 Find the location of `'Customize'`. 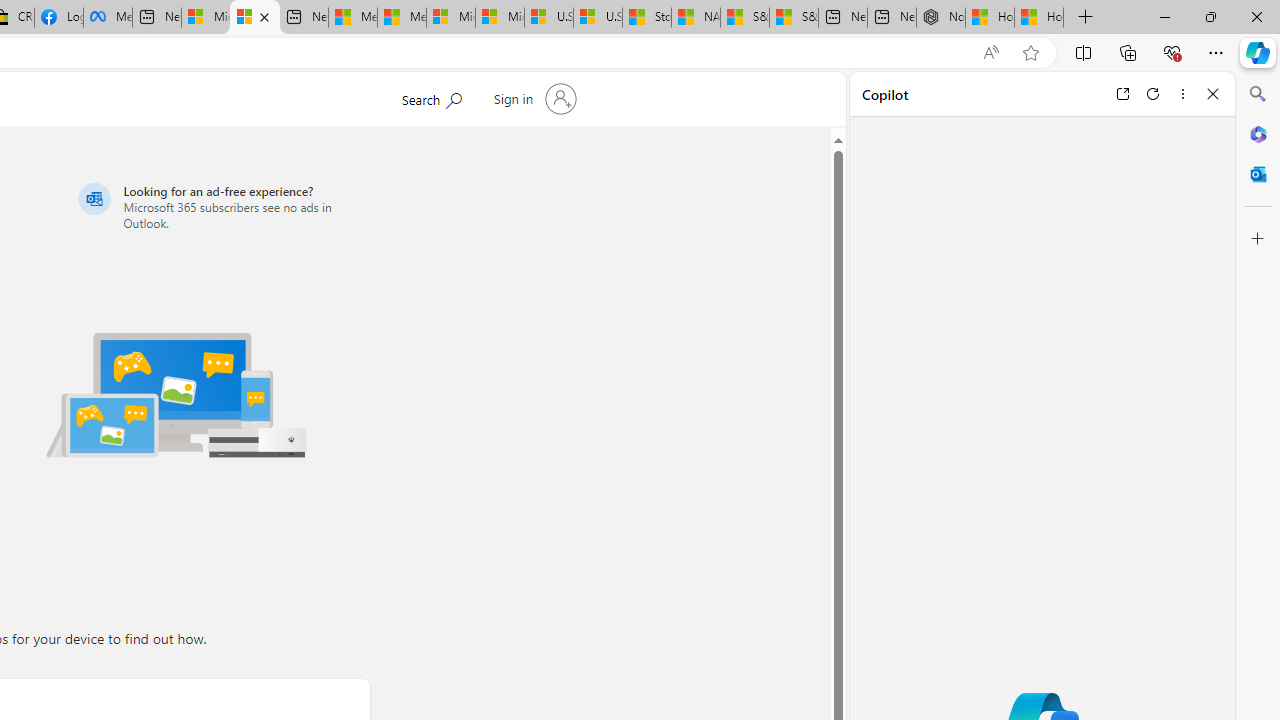

'Customize' is located at coordinates (1257, 238).